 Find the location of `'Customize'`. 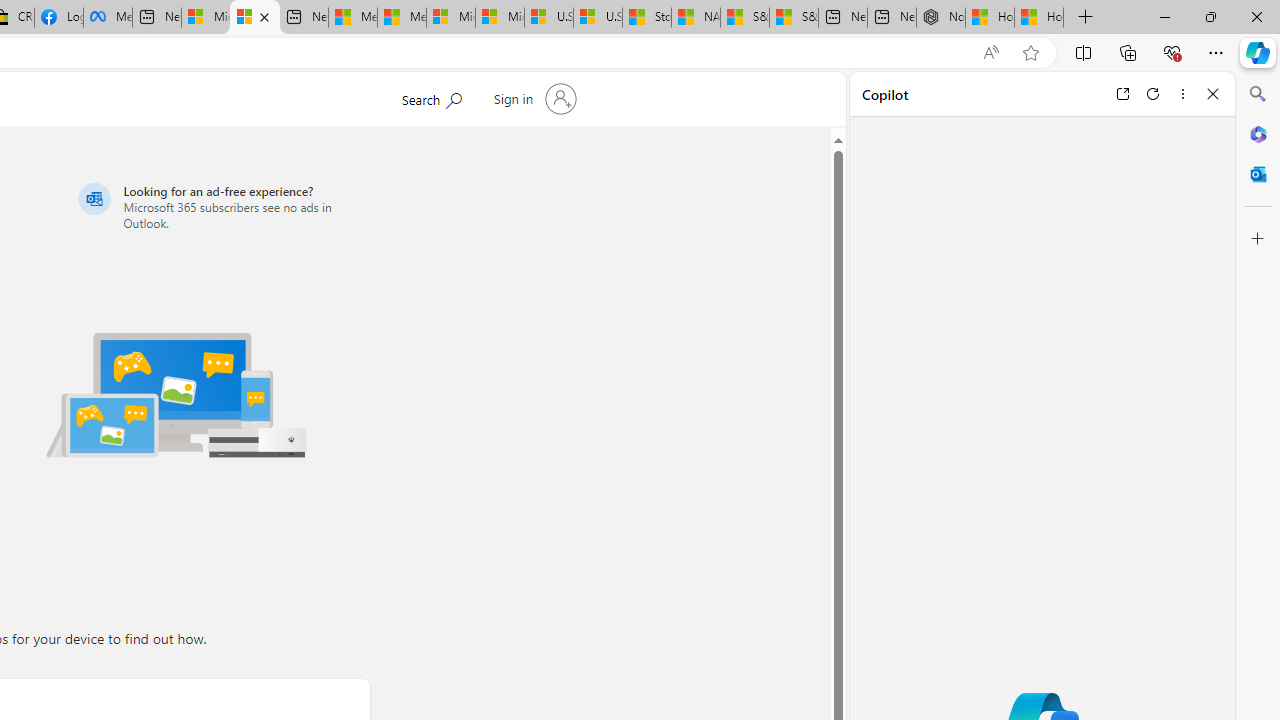

'Customize' is located at coordinates (1257, 238).